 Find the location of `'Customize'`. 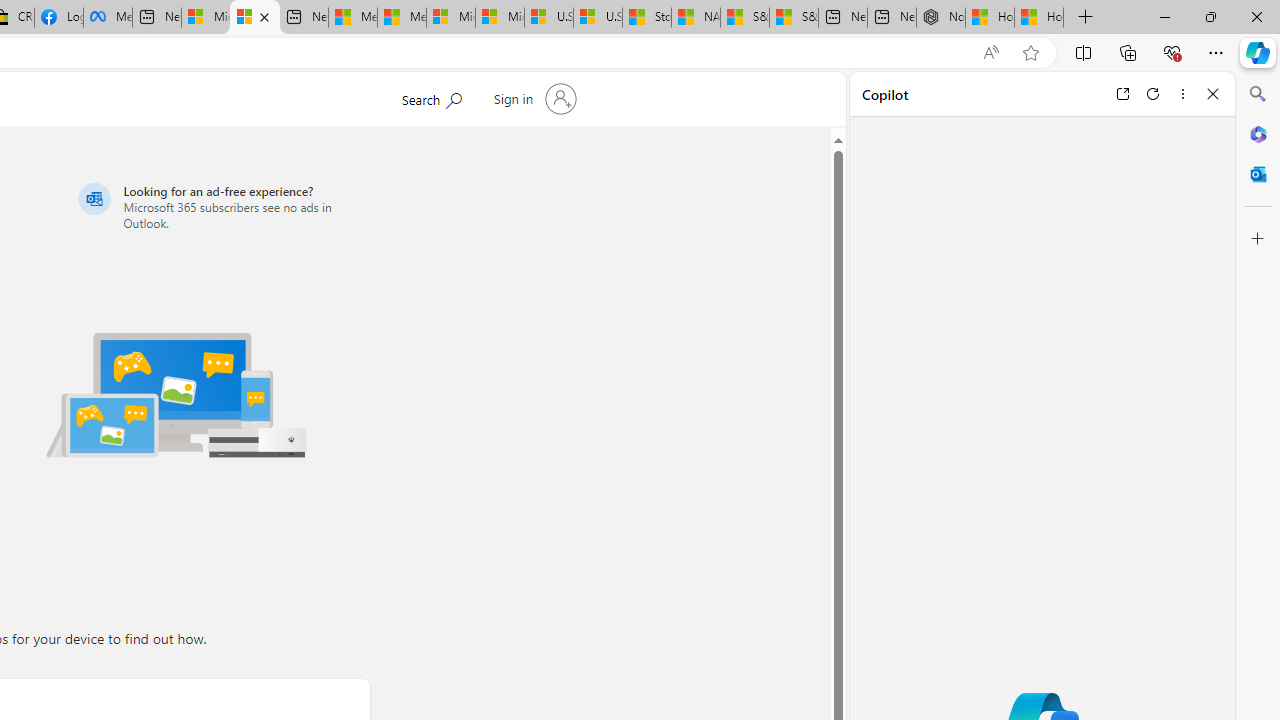

'Customize' is located at coordinates (1257, 238).